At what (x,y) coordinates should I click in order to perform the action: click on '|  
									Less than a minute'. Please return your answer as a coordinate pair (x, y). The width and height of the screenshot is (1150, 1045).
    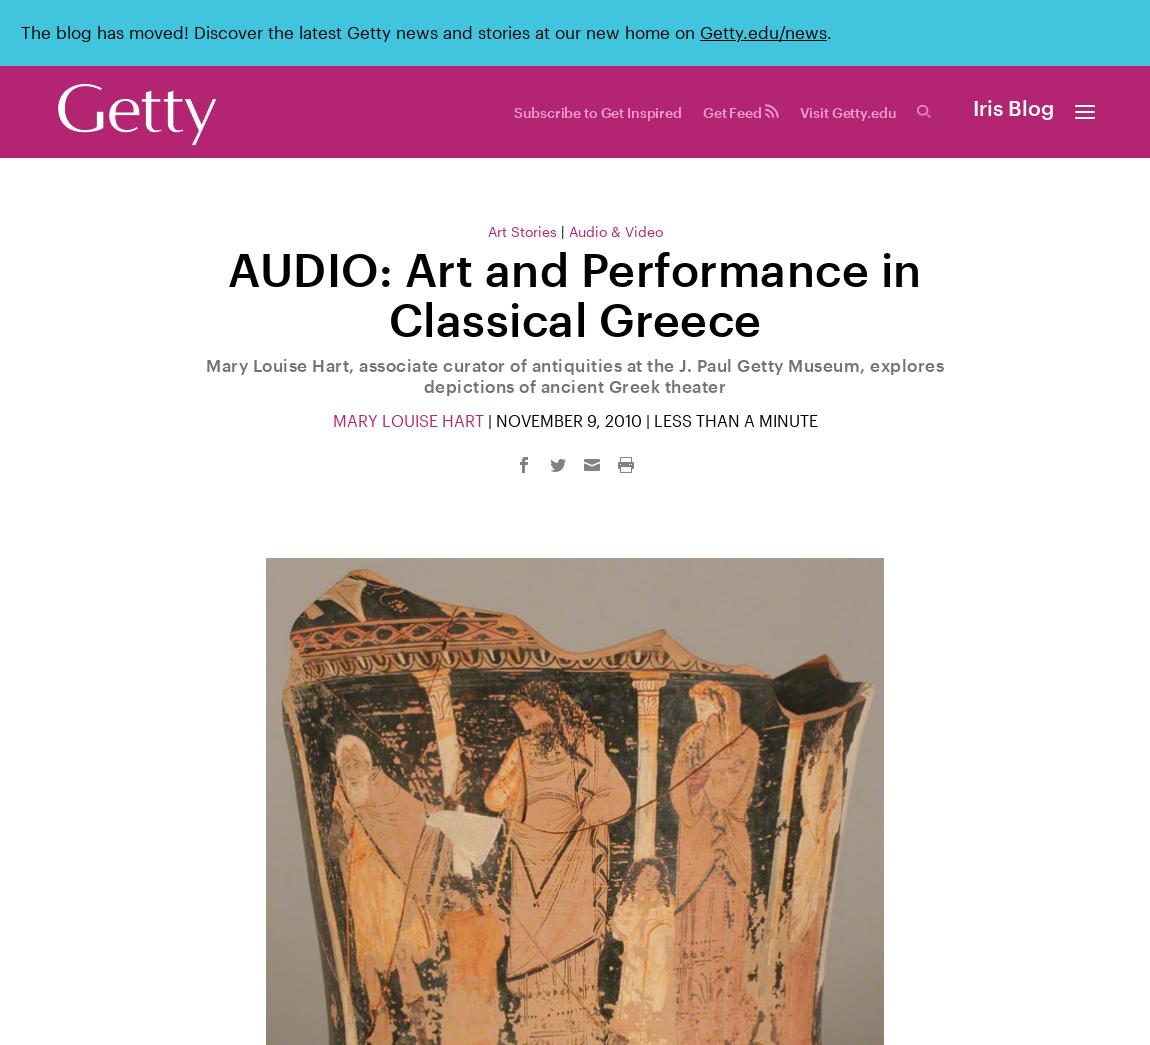
    Looking at the image, I should click on (727, 420).